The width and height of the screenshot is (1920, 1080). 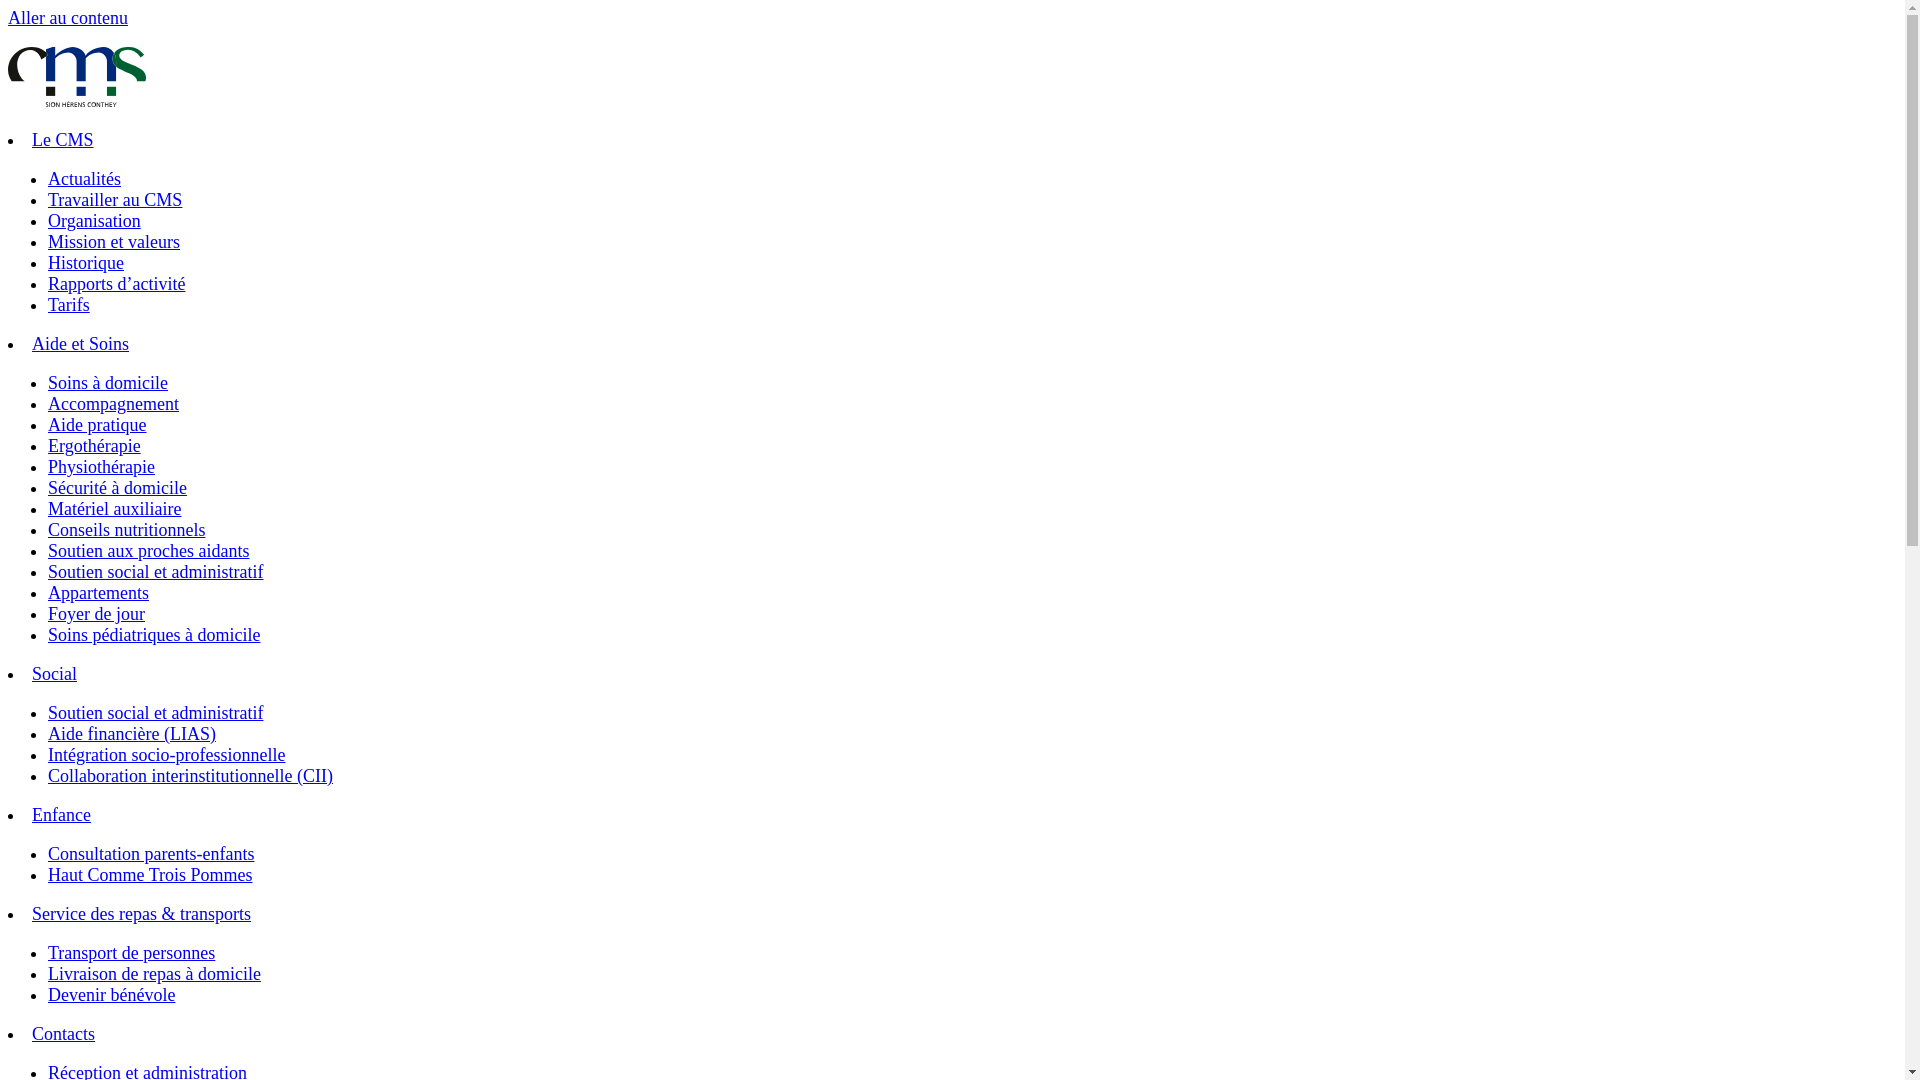 I want to click on 'Soutien social et administratif', so click(x=154, y=712).